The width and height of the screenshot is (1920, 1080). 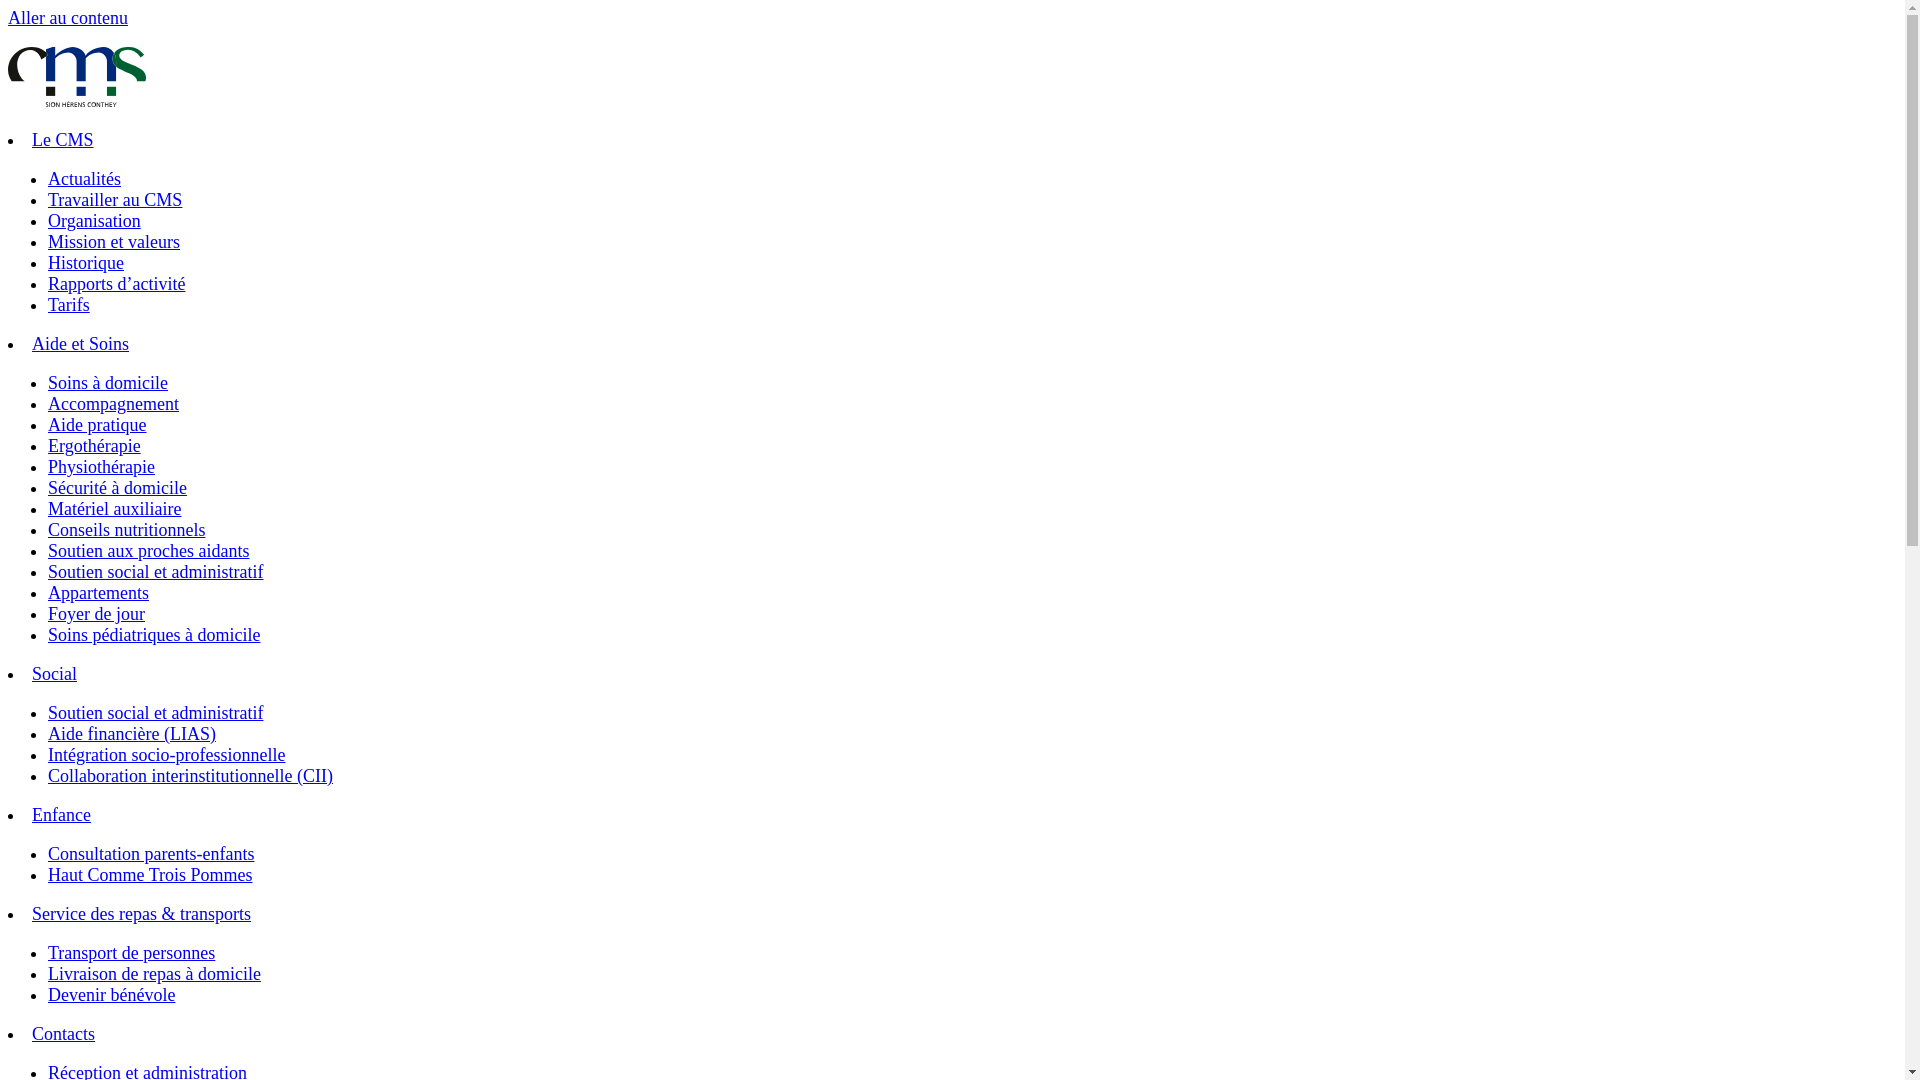 I want to click on 'Soutien social et administratif', so click(x=154, y=712).